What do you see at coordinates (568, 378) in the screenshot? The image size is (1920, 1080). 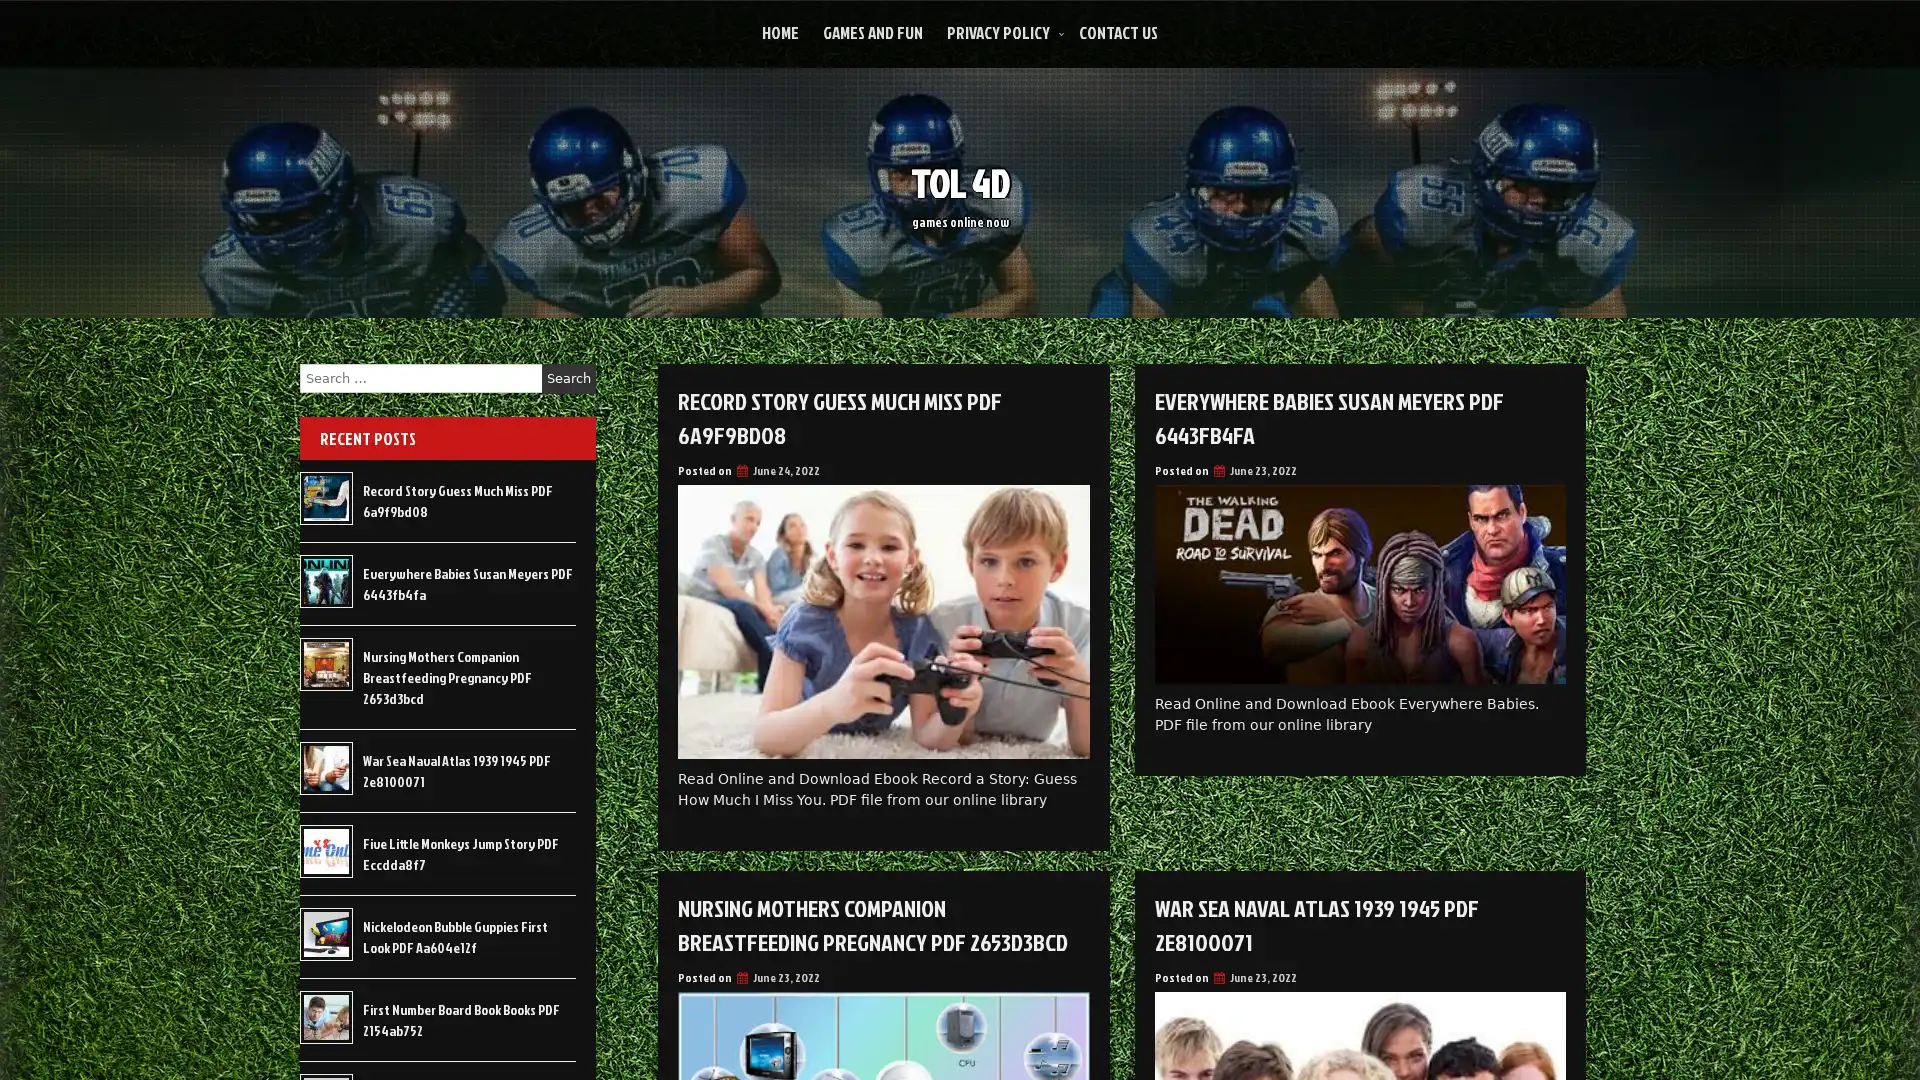 I see `Search` at bounding box center [568, 378].